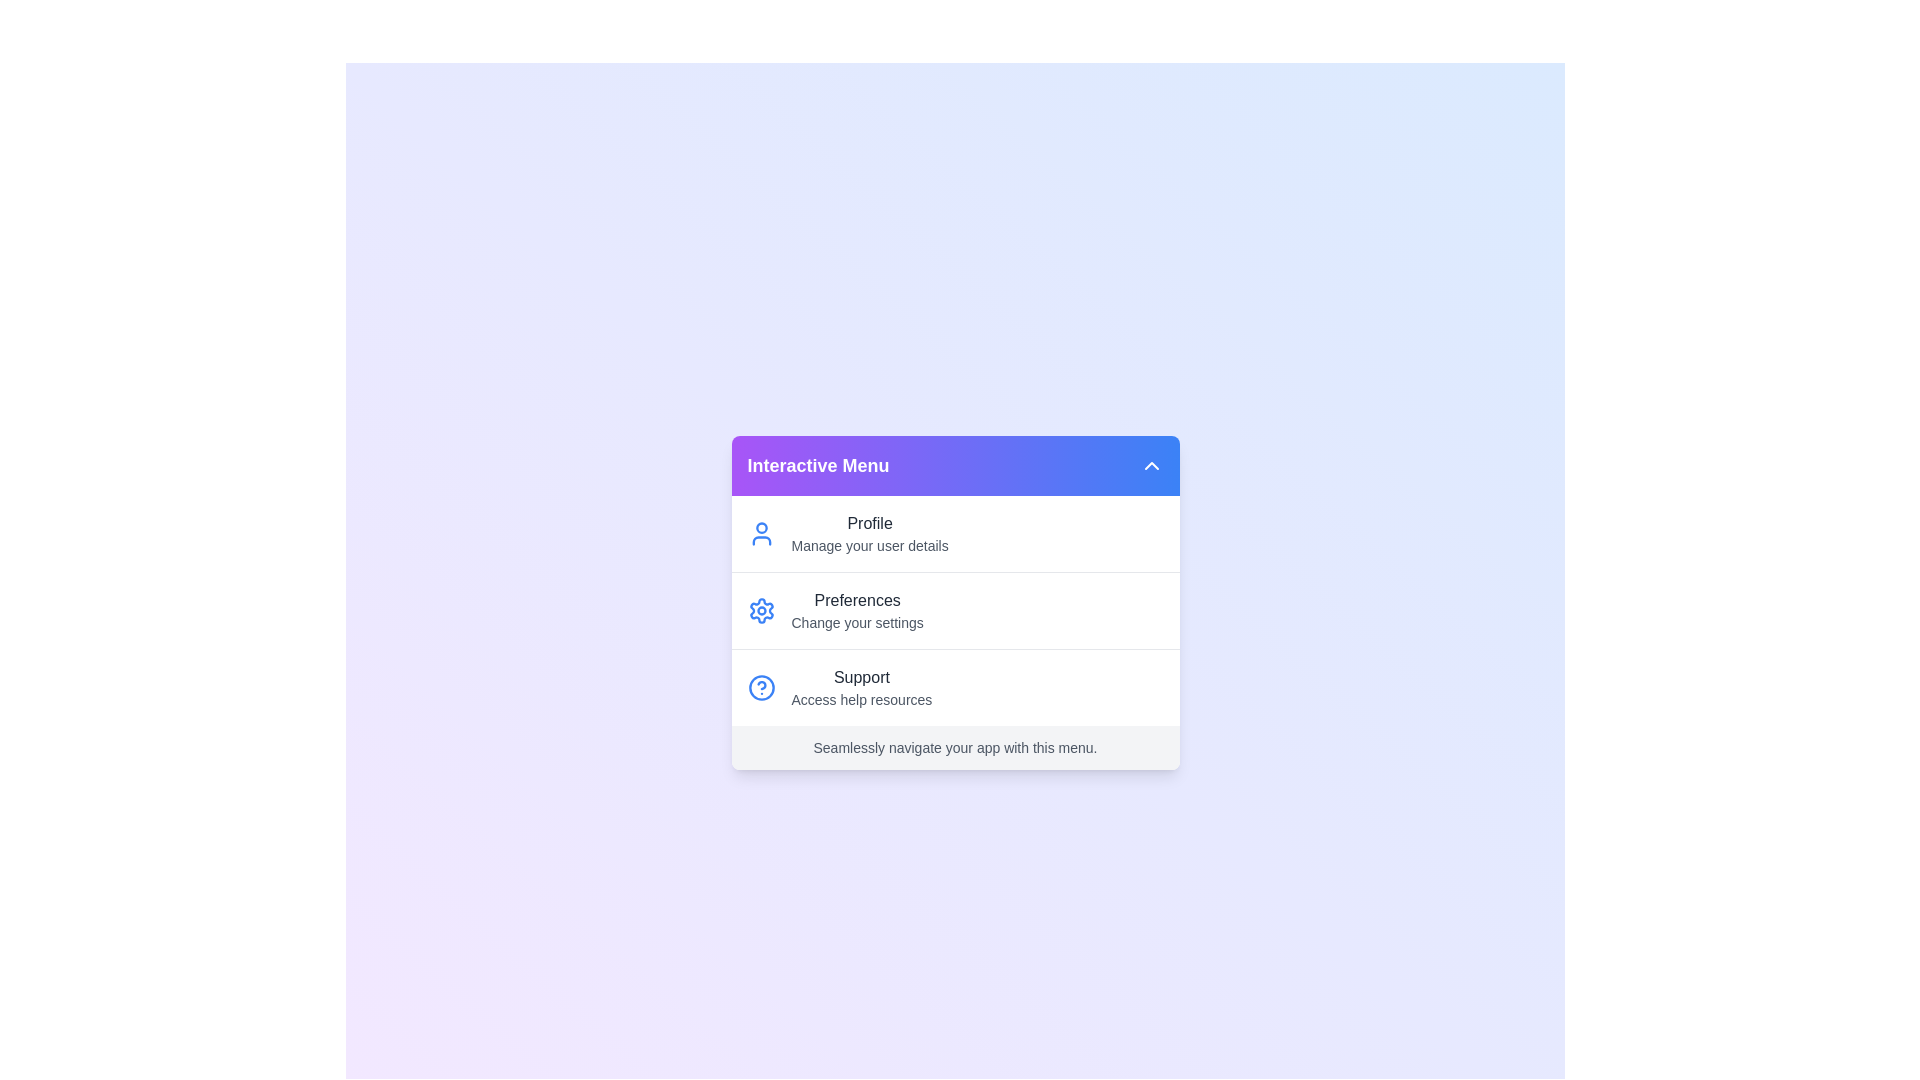 This screenshot has width=1920, height=1080. Describe the element at coordinates (861, 686) in the screenshot. I see `the 'Support' option in the menu` at that location.